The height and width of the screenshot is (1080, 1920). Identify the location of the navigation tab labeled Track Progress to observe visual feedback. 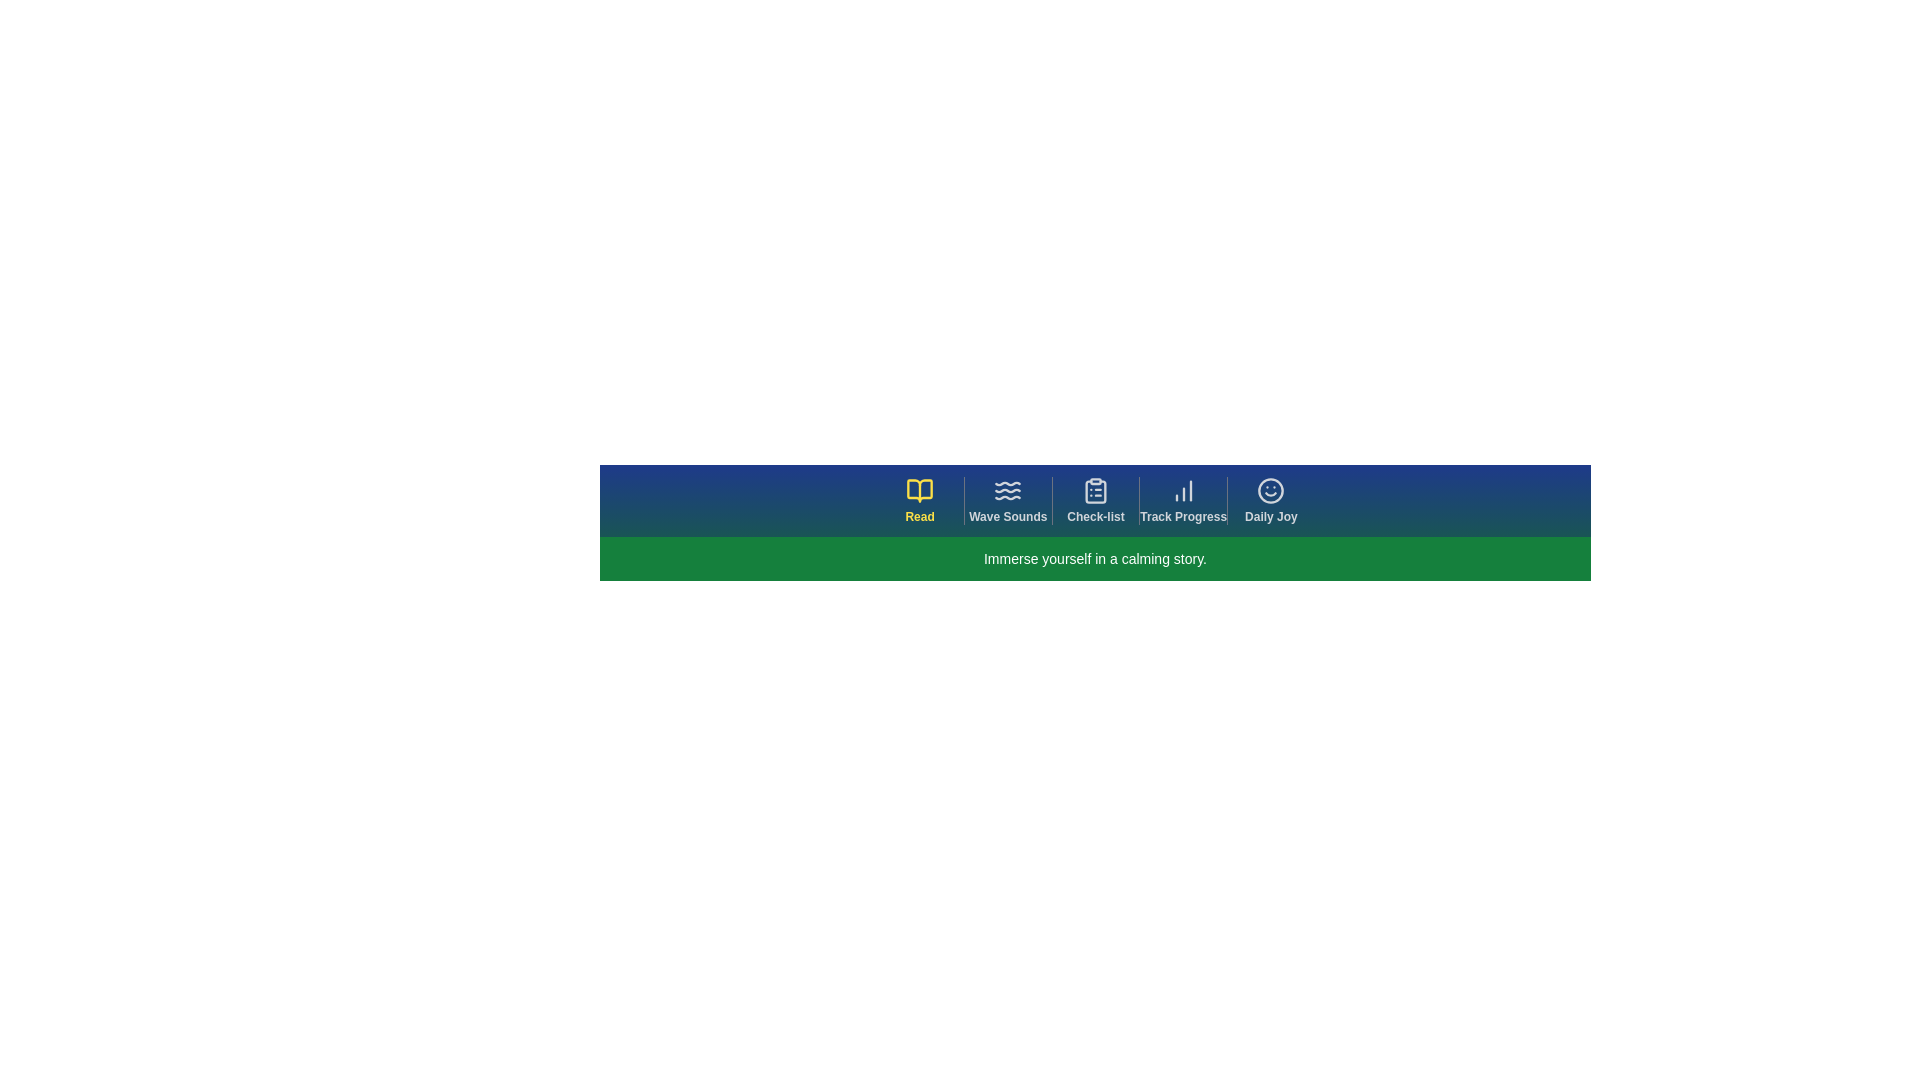
(1182, 500).